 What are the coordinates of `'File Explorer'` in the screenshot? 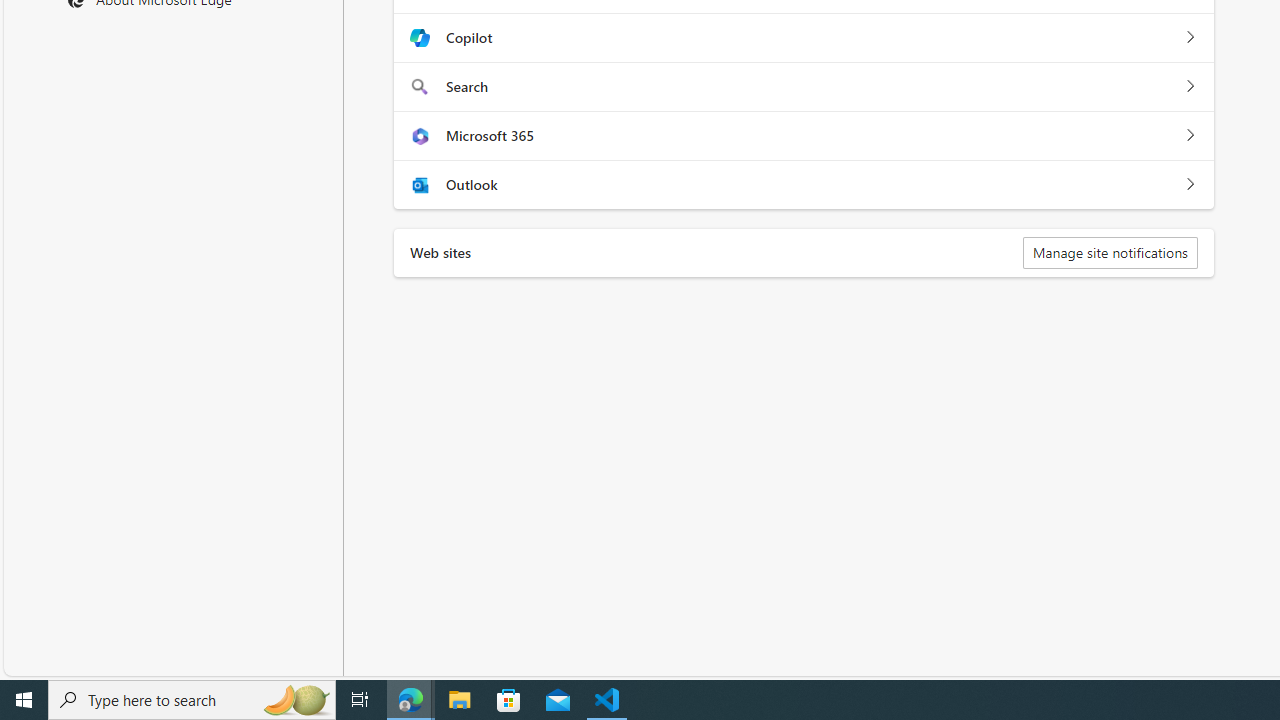 It's located at (459, 698).